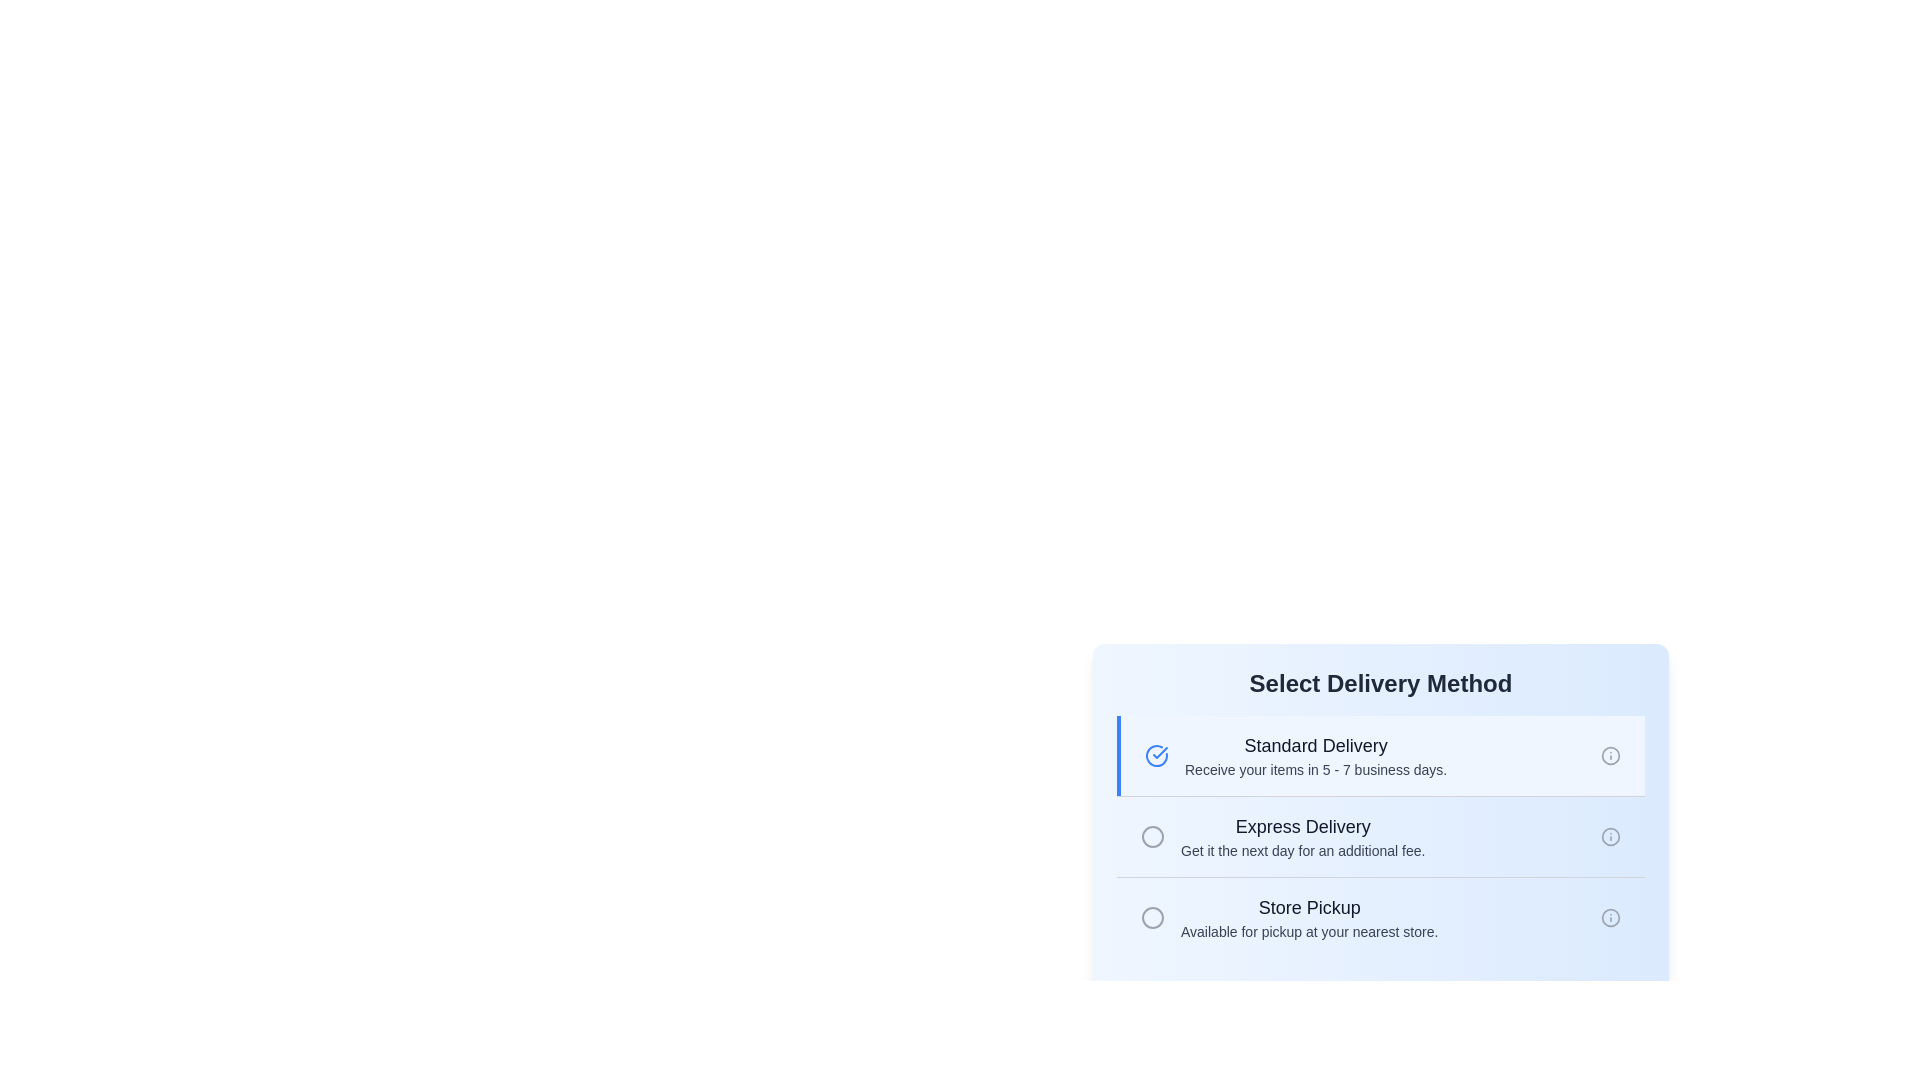 The height and width of the screenshot is (1080, 1920). What do you see at coordinates (1316, 756) in the screenshot?
I see `the text block containing the title 'Standard Delivery' and the subtitle 'Receive your items in 5 - 7 business days.' This text block is the second in a list of delivery options and is aligned to the left` at bounding box center [1316, 756].